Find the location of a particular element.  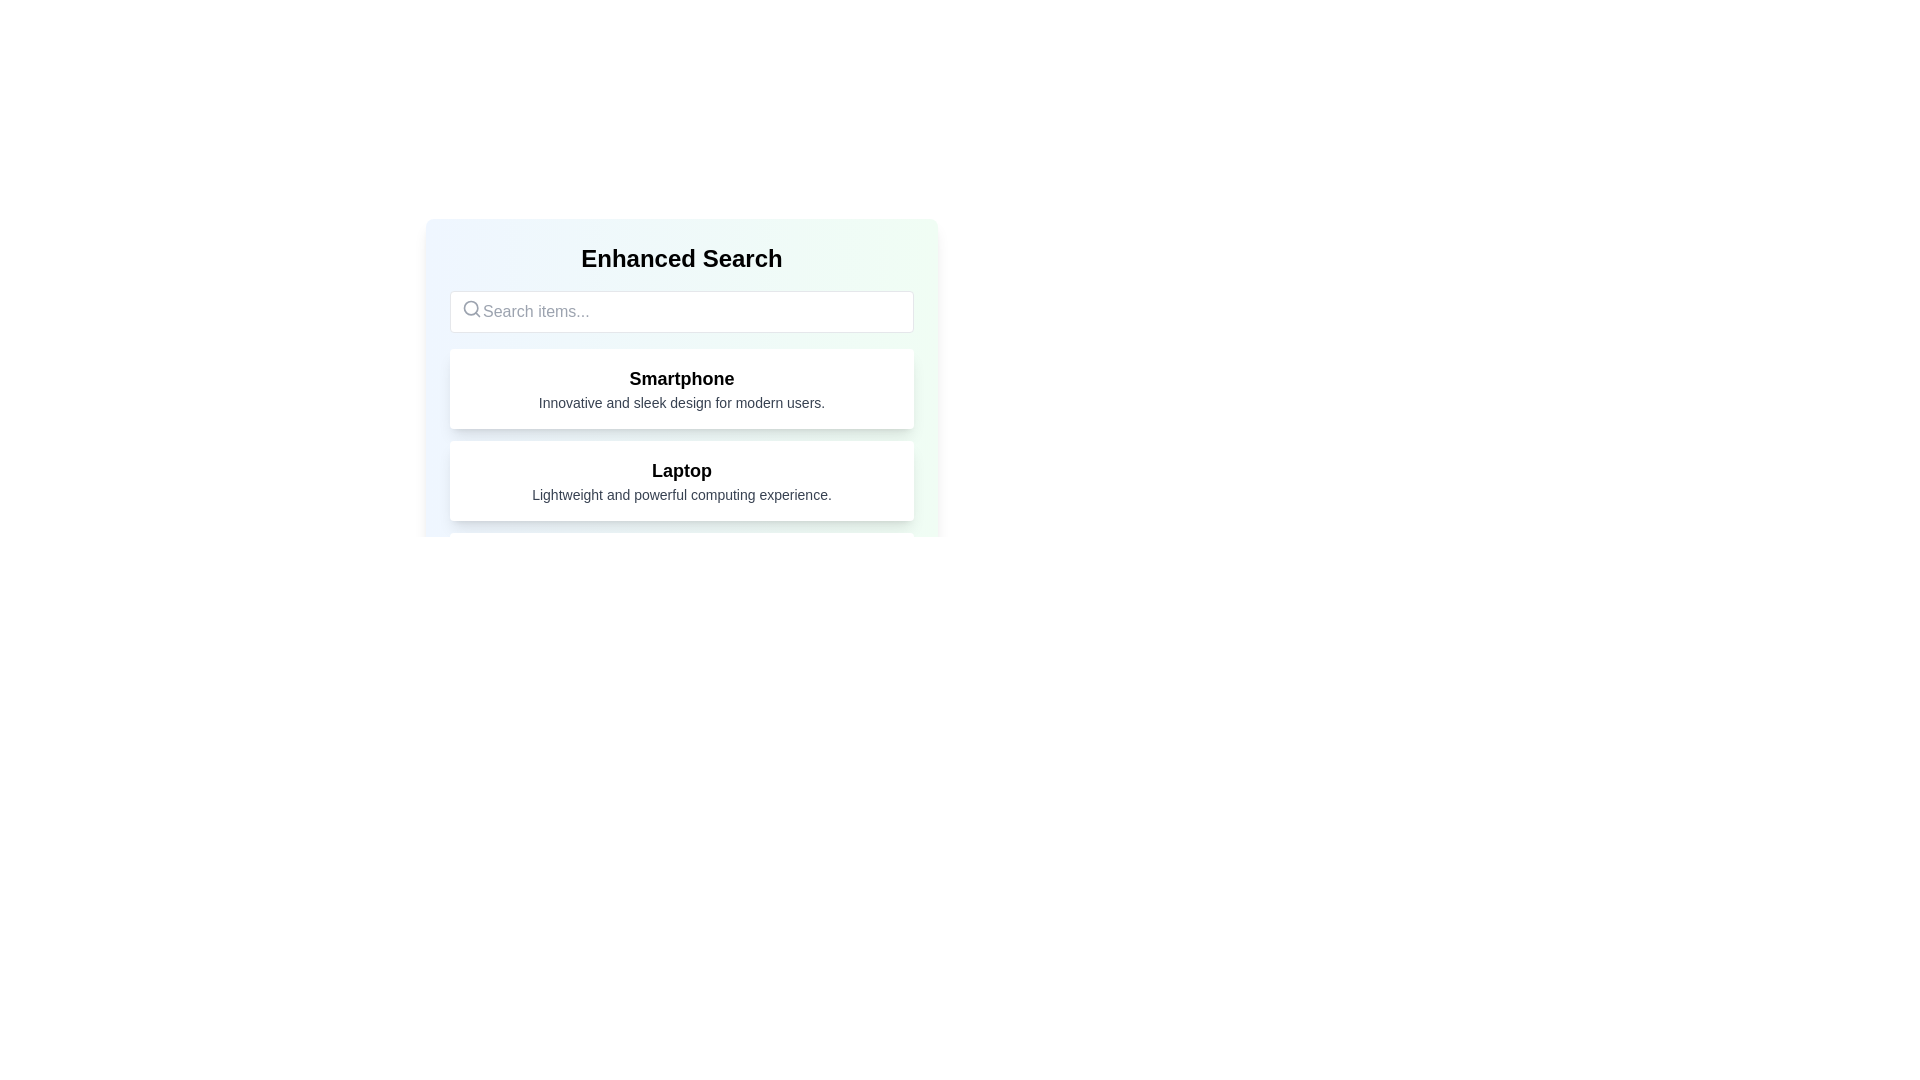

the 'Laptop' text label, which is a bold and enlarged heading within the second panel of a vertical sequence, distinguishing it from surrounding text is located at coordinates (681, 470).